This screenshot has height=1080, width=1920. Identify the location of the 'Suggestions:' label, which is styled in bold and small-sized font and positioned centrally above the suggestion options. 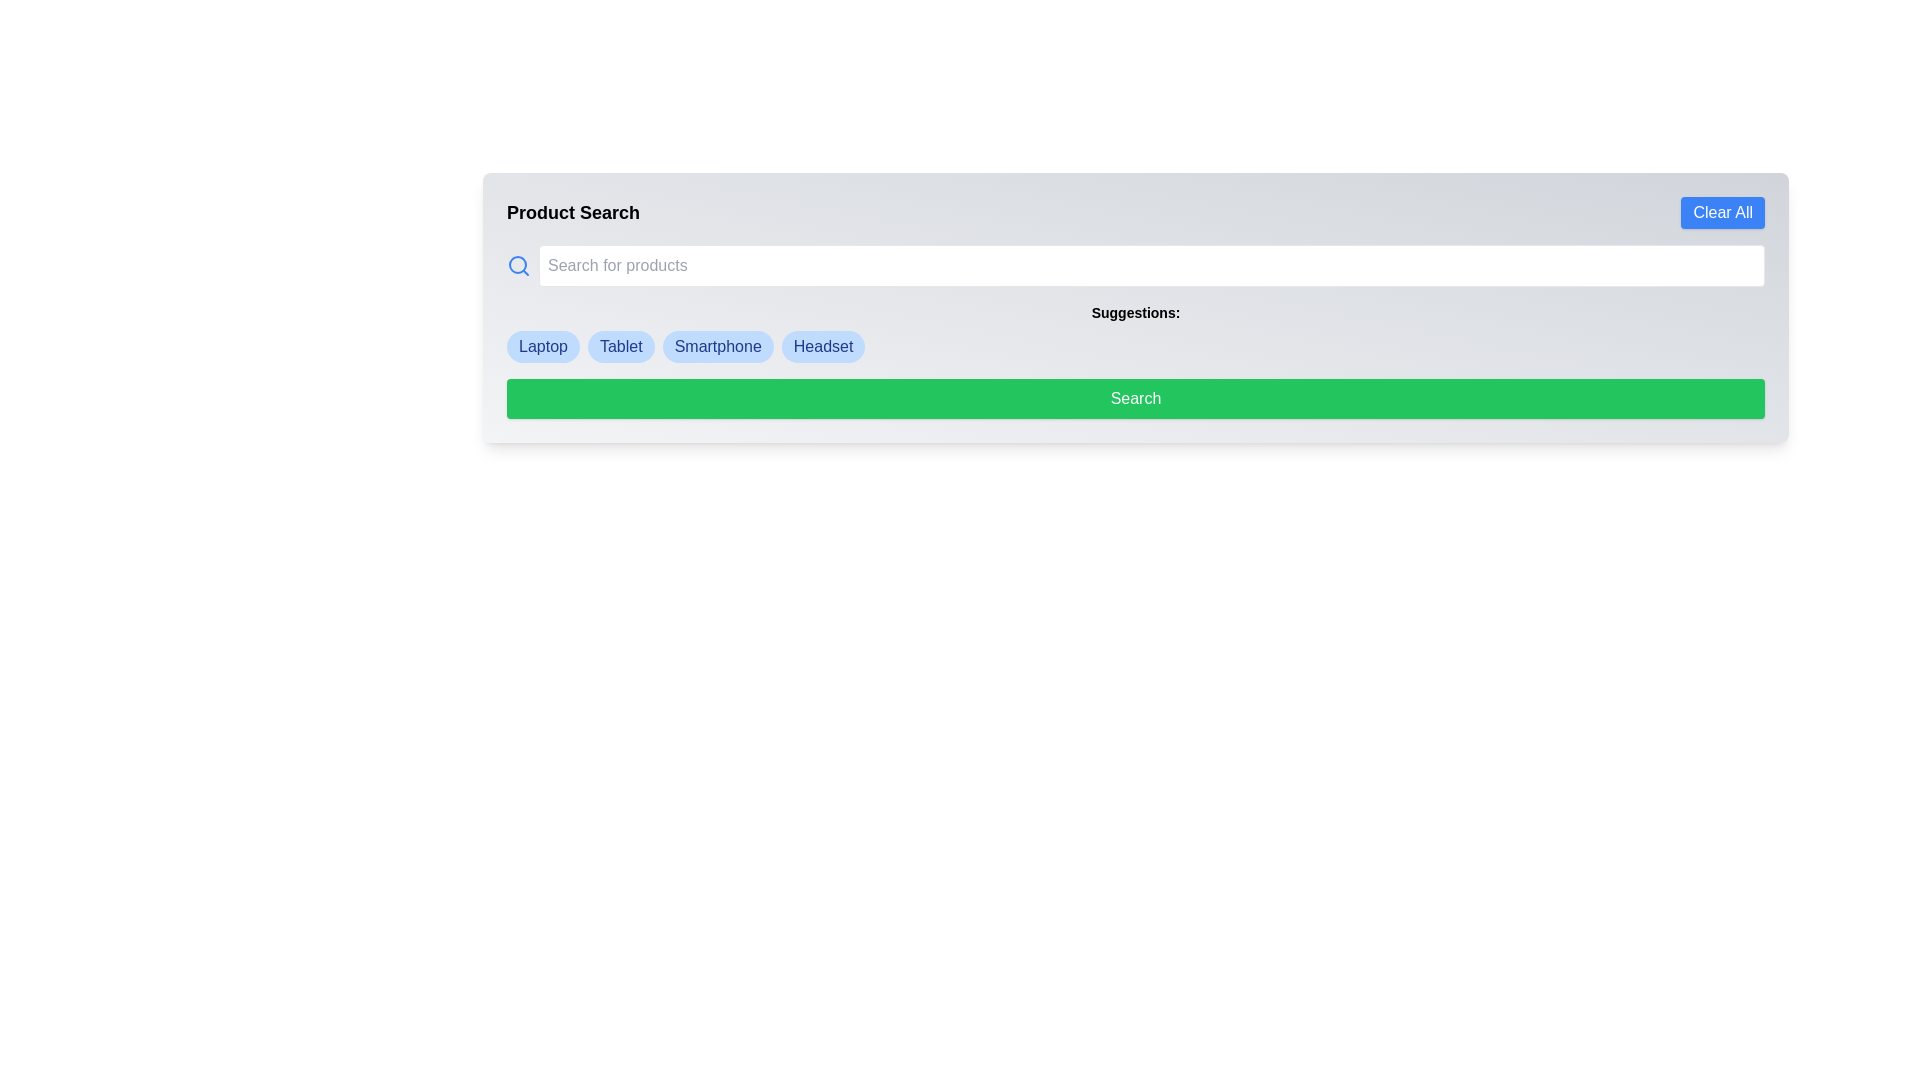
(1136, 312).